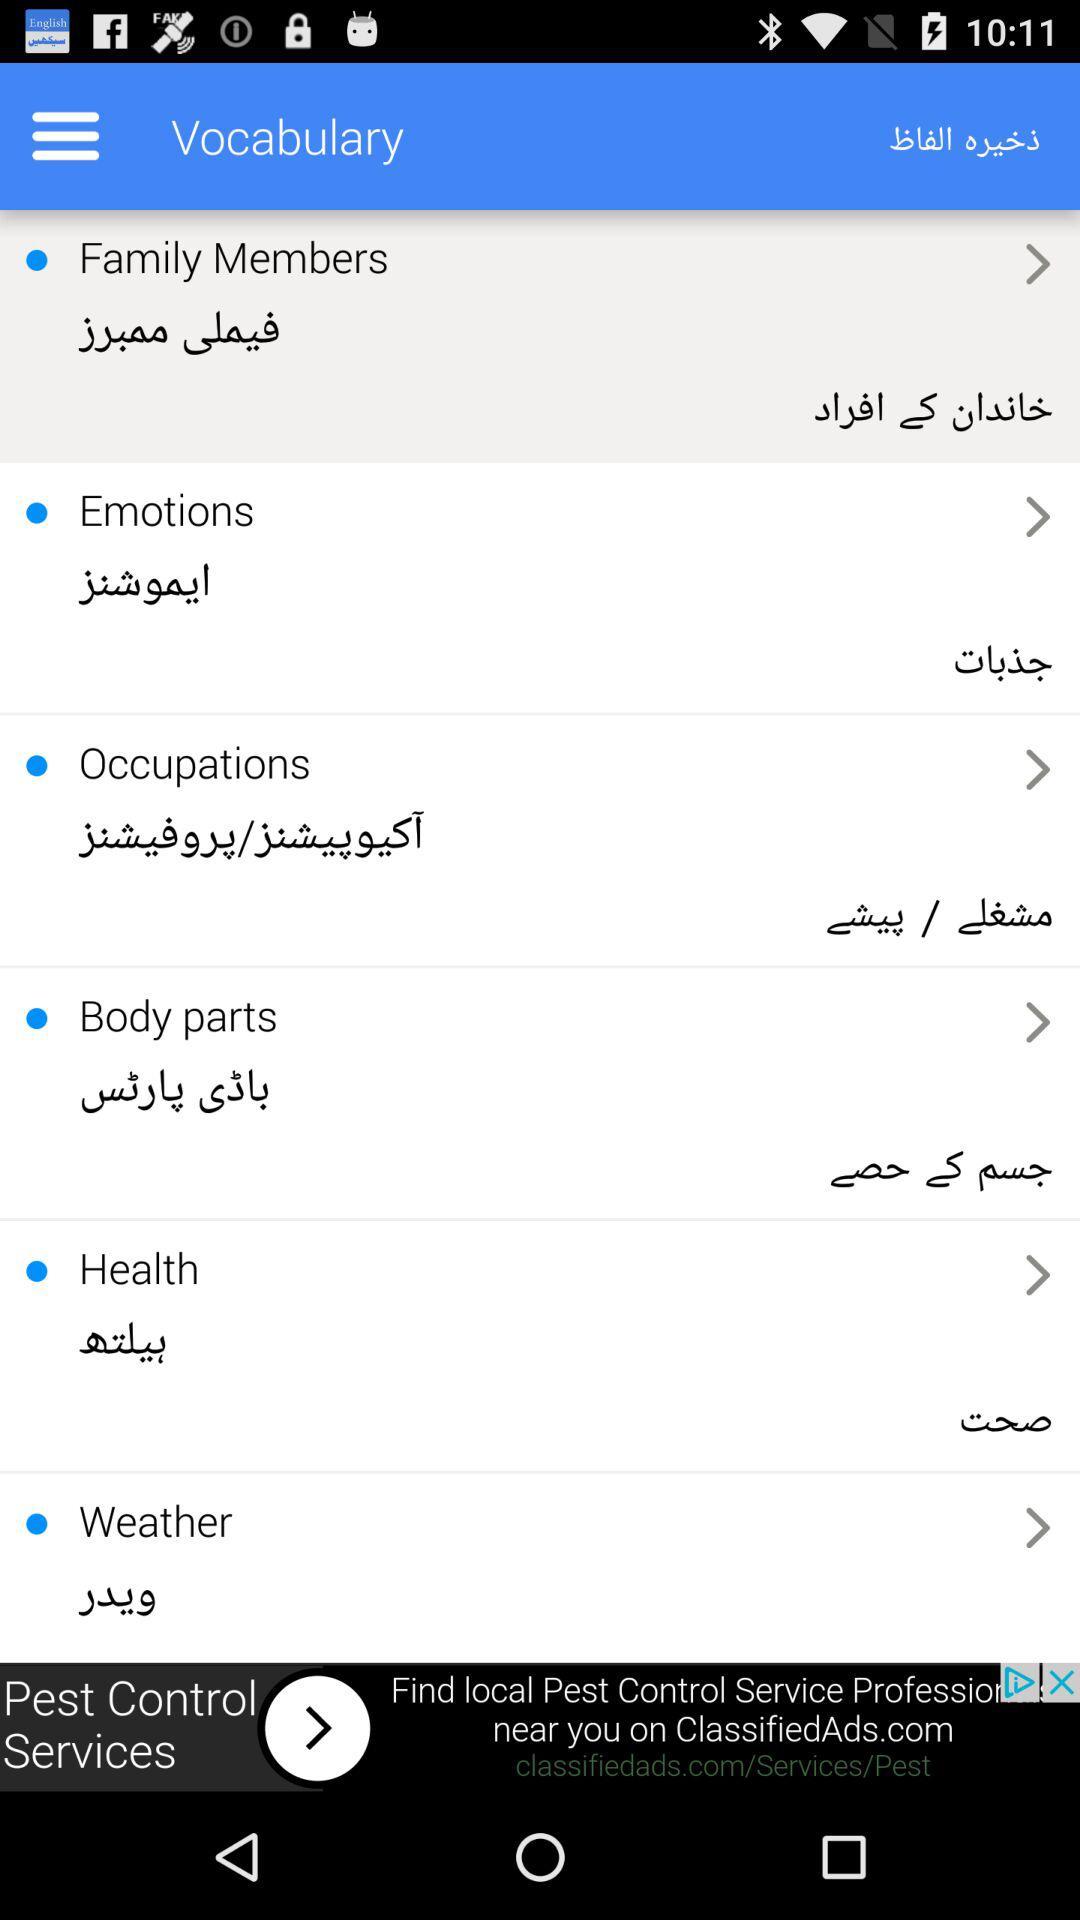  What do you see at coordinates (540, 1727) in the screenshot?
I see `advertisement` at bounding box center [540, 1727].